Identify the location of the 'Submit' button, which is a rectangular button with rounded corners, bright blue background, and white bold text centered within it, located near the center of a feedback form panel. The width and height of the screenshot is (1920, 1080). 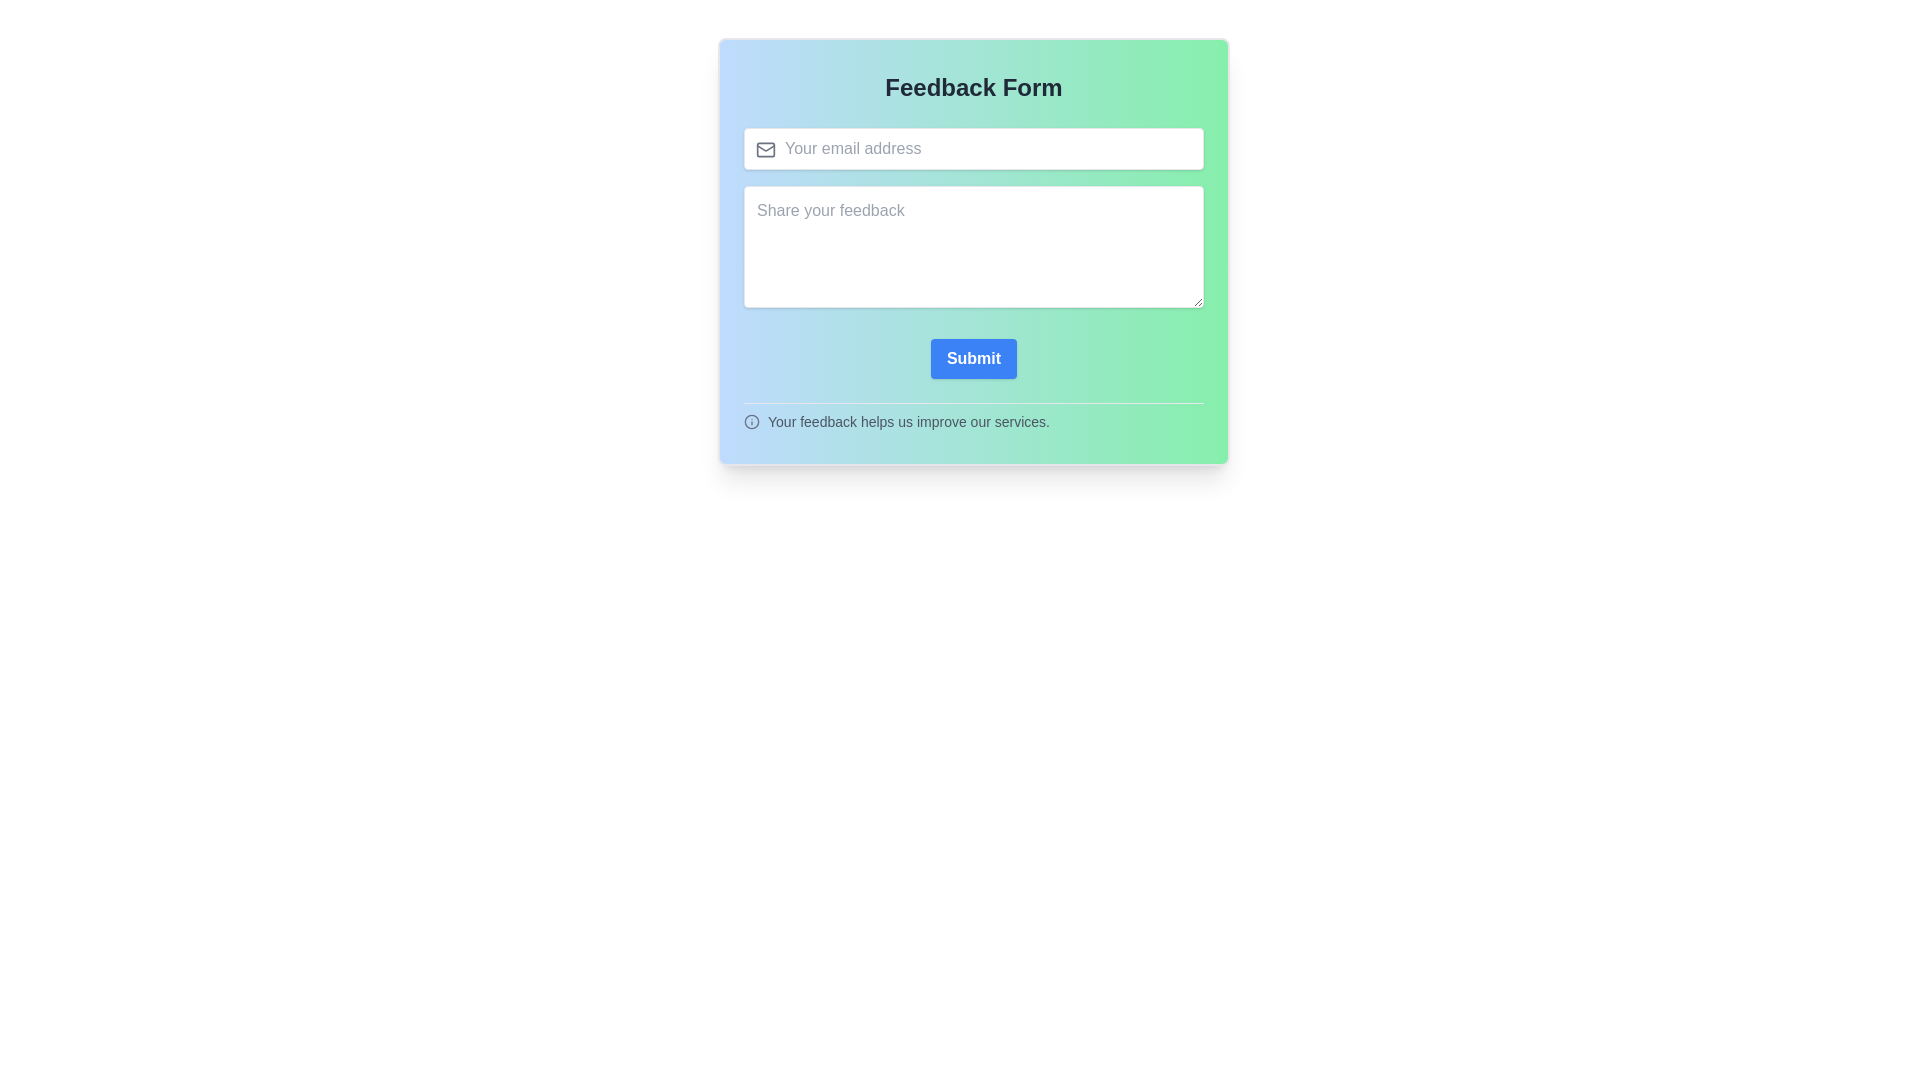
(974, 357).